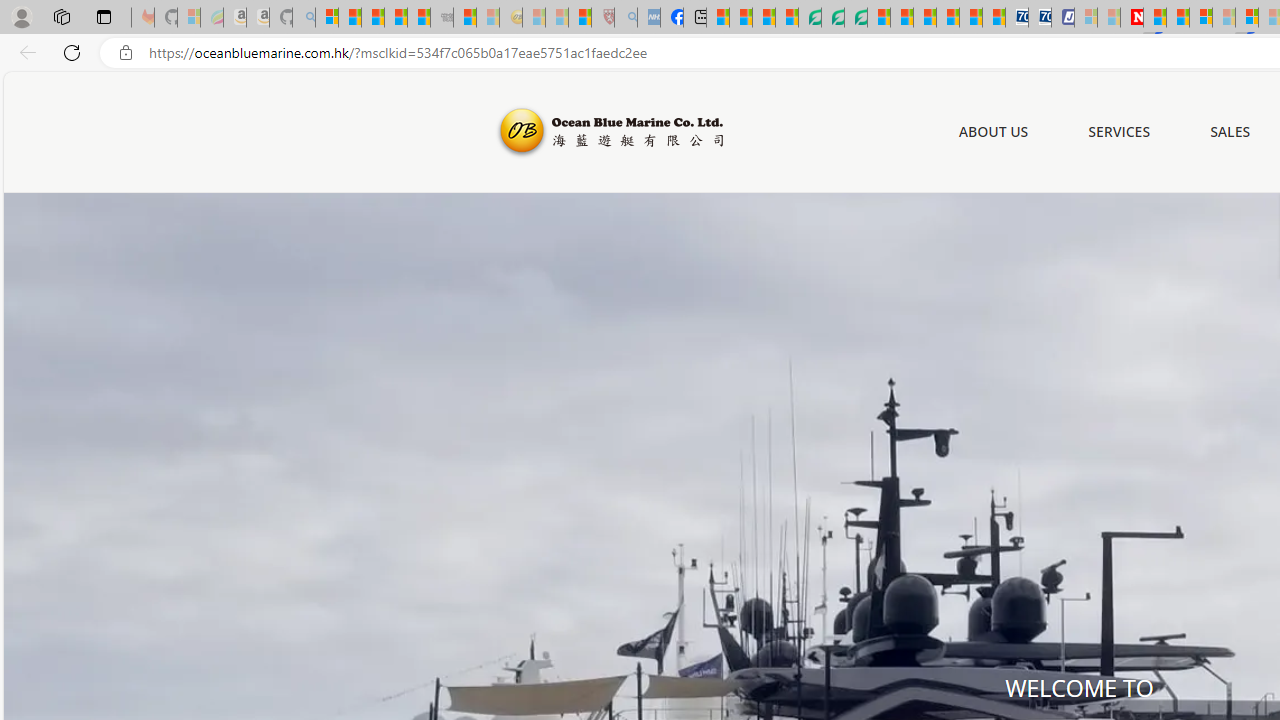 The image size is (1280, 720). I want to click on 'World - MSN', so click(762, 17).